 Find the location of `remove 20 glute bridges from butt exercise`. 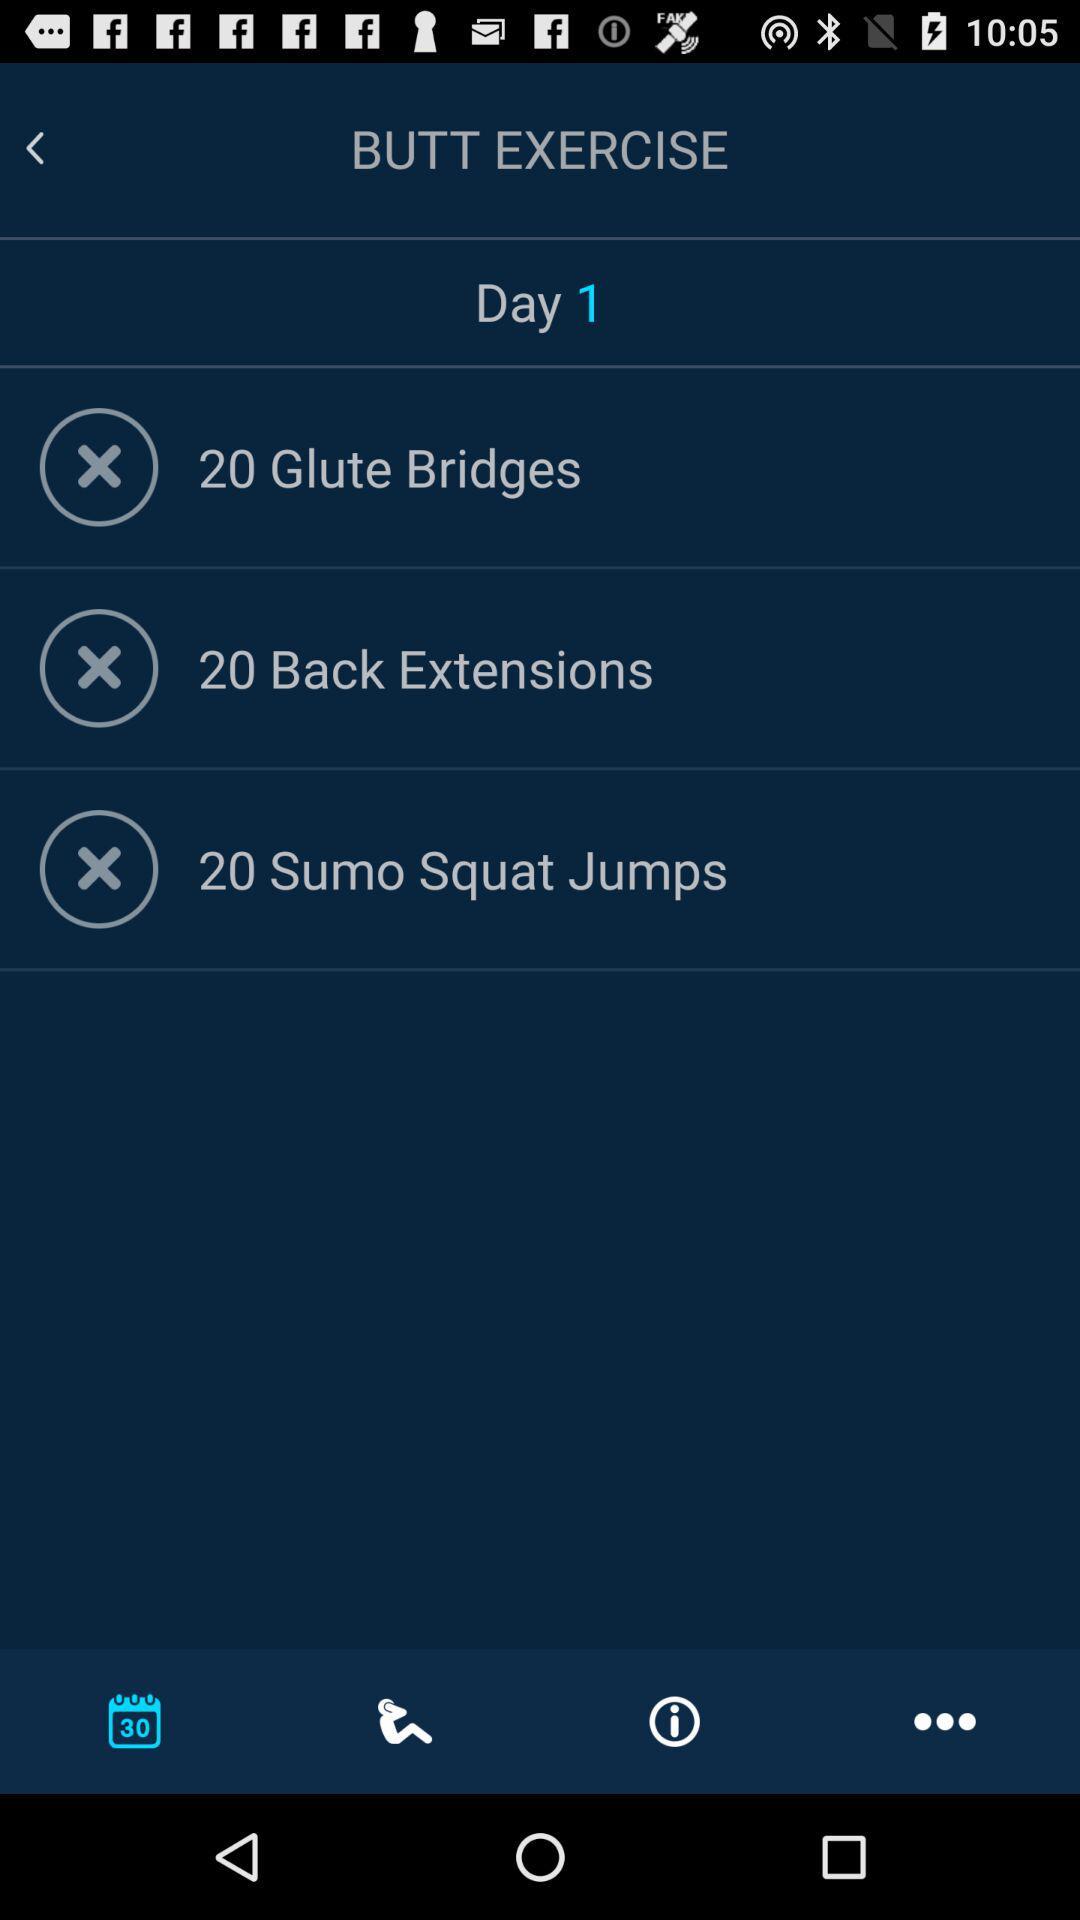

remove 20 glute bridges from butt exercise is located at coordinates (99, 466).